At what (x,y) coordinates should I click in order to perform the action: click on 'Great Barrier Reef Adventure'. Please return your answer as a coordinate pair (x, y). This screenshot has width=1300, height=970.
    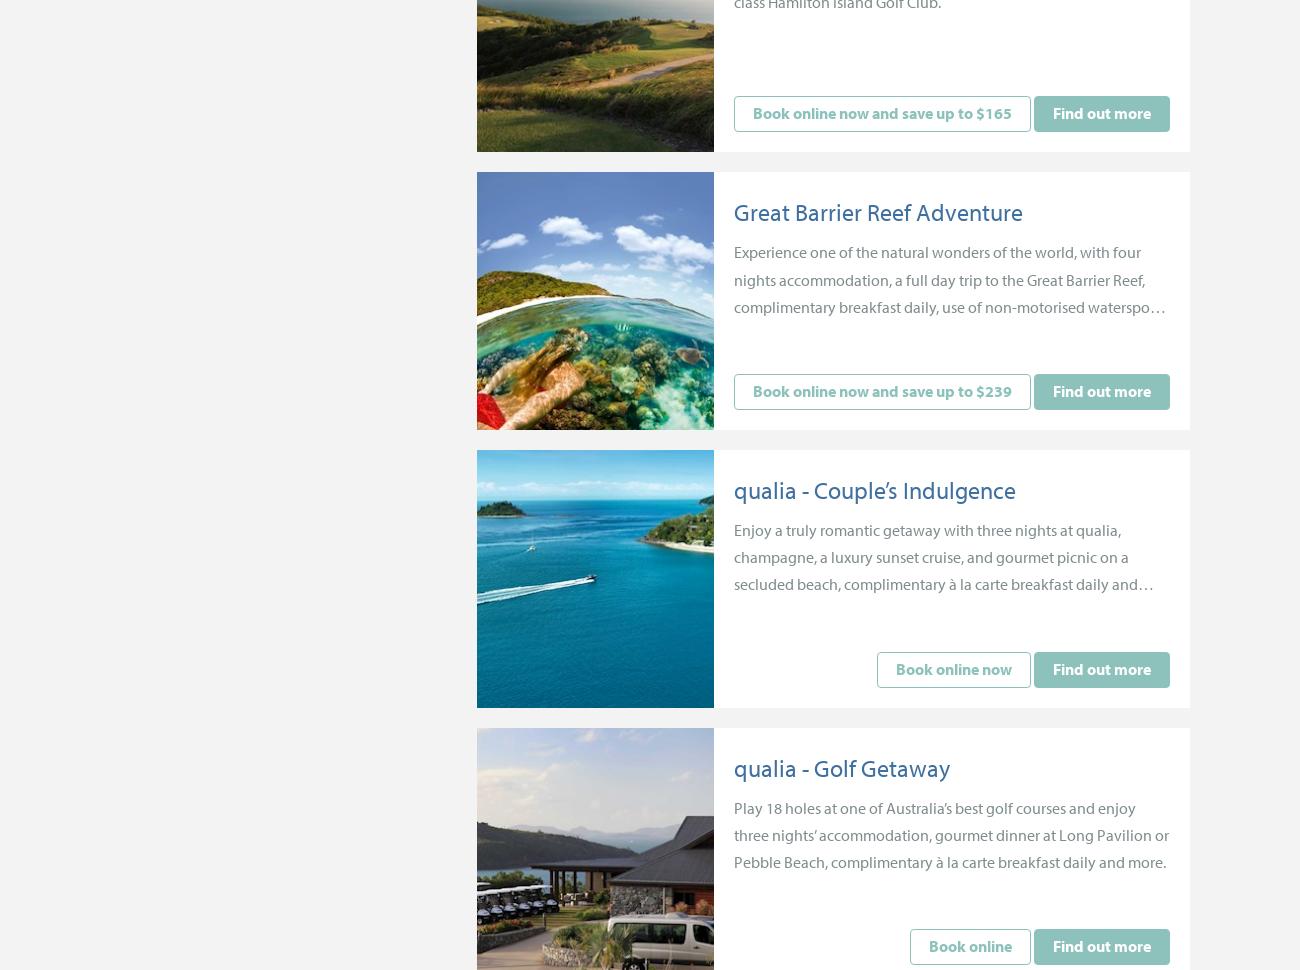
    Looking at the image, I should click on (877, 212).